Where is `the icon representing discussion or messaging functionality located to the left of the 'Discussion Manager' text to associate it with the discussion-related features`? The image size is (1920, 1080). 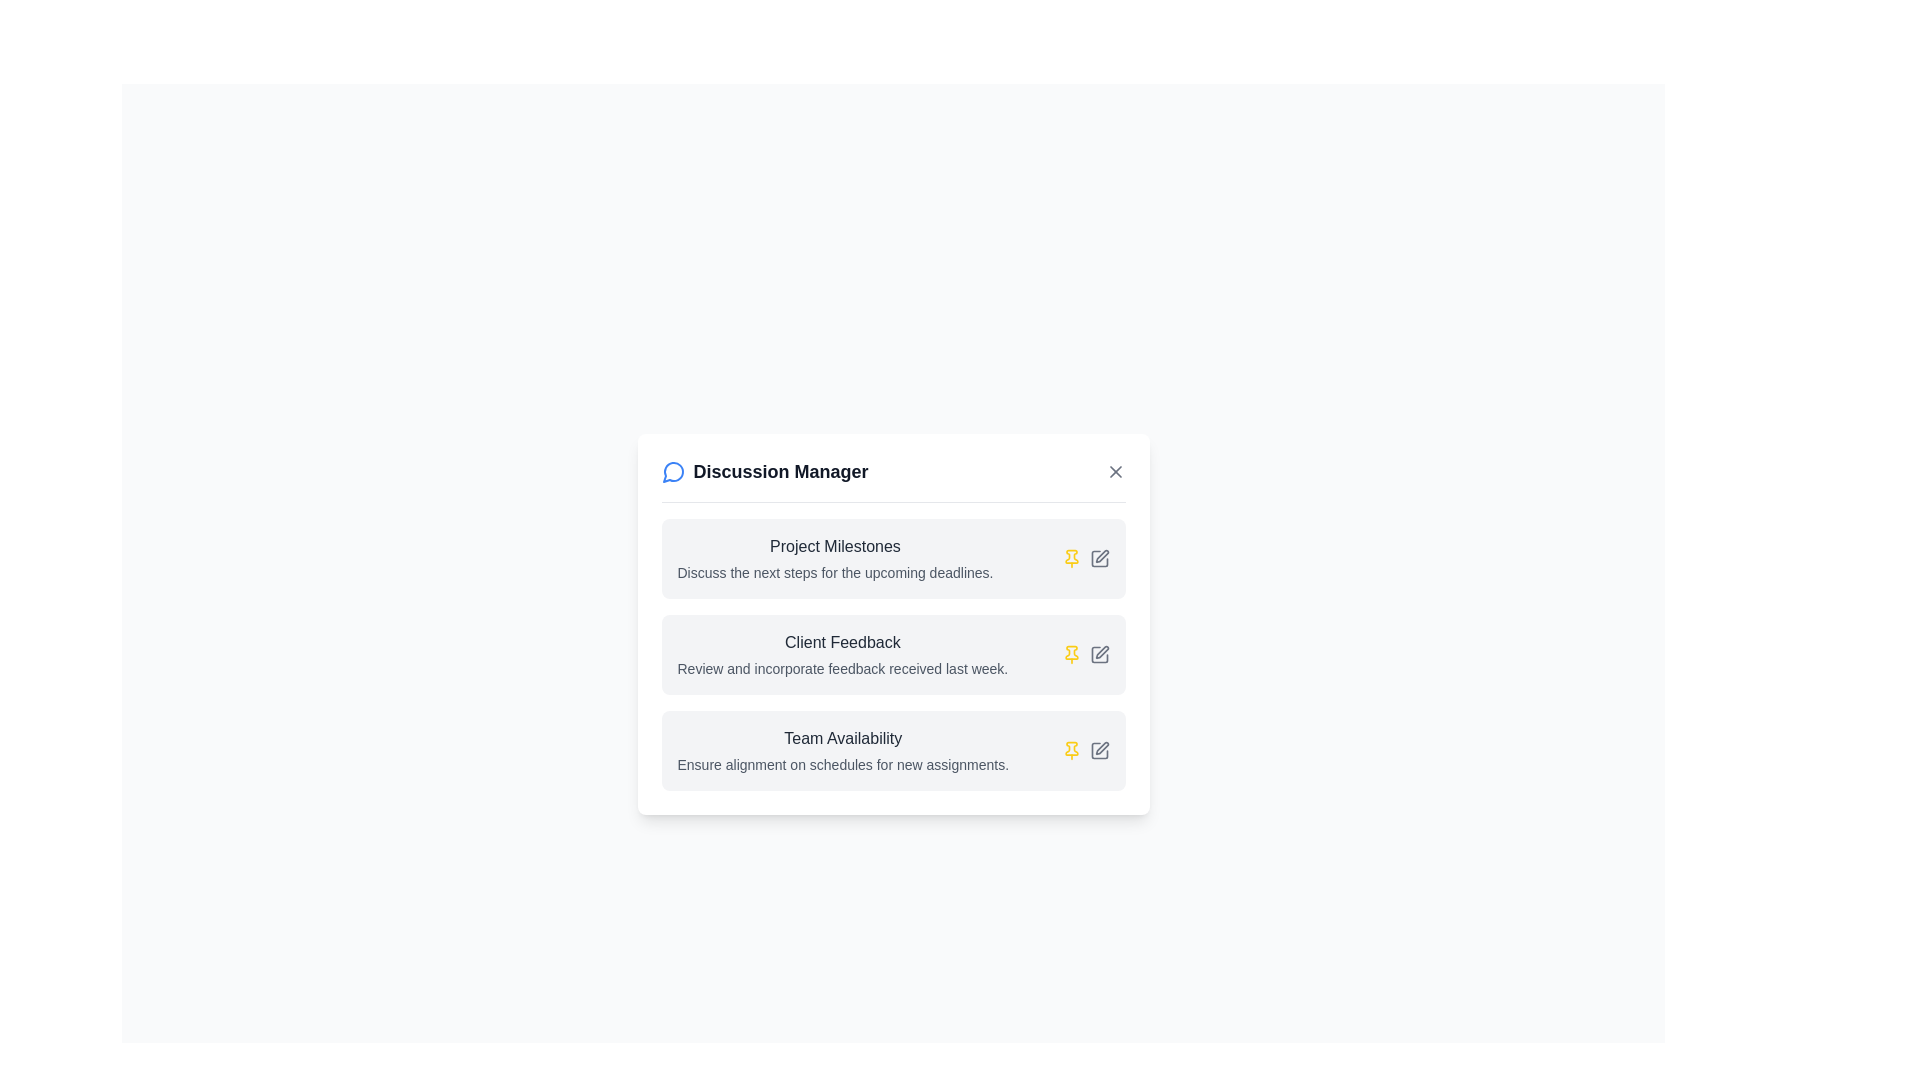 the icon representing discussion or messaging functionality located to the left of the 'Discussion Manager' text to associate it with the discussion-related features is located at coordinates (673, 471).